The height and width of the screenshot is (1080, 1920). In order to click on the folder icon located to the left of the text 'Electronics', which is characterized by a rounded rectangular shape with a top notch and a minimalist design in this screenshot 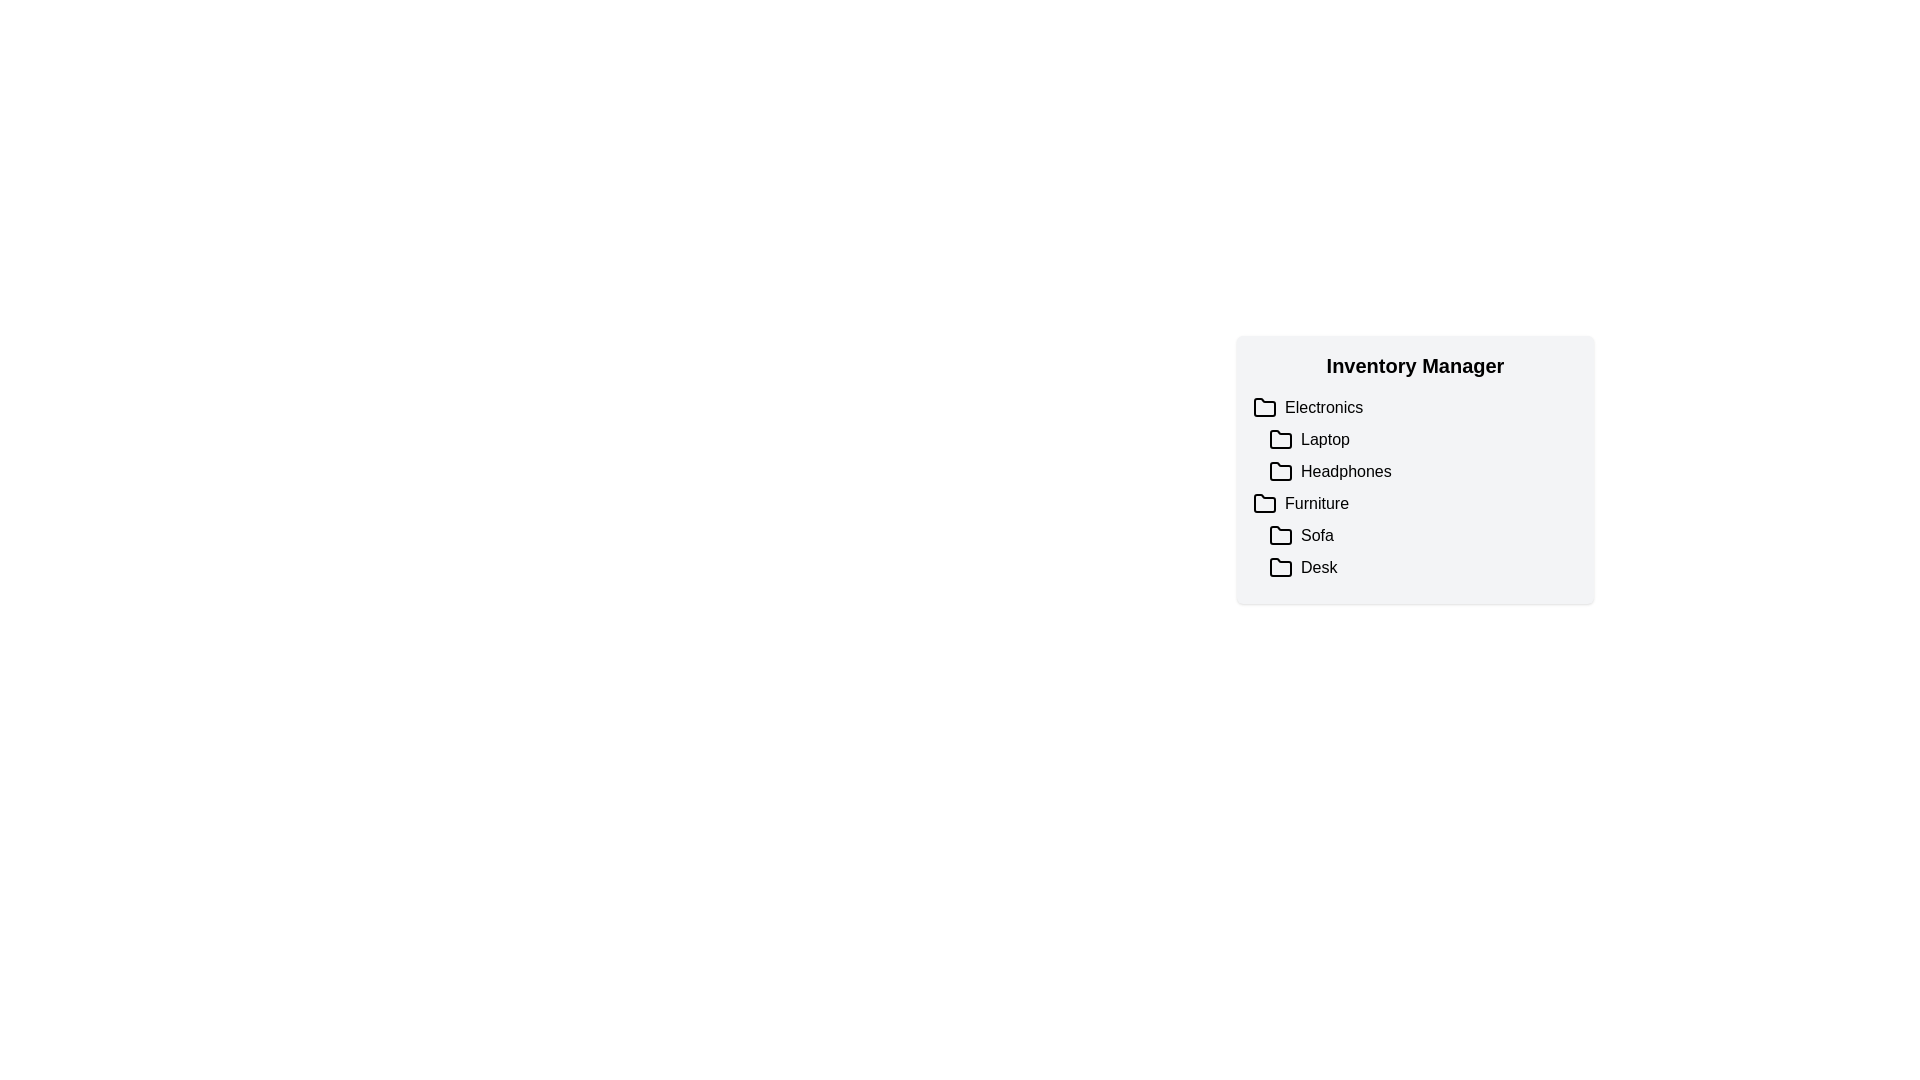, I will do `click(1264, 407)`.